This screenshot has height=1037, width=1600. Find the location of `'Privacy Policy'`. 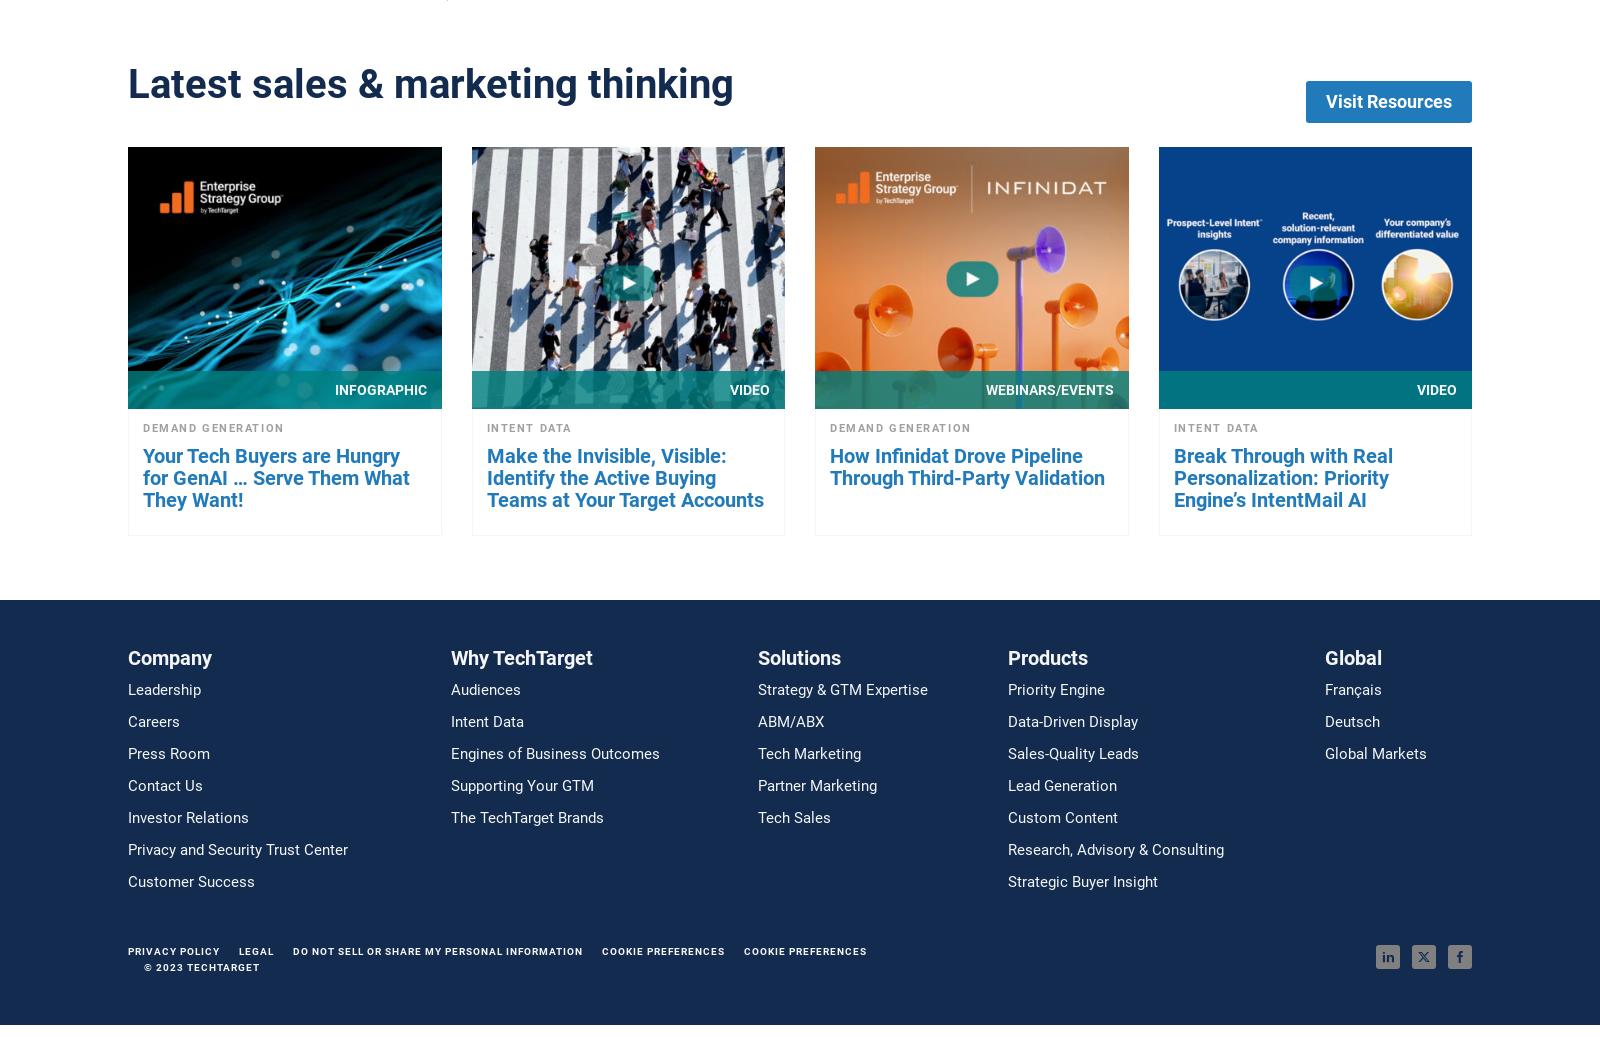

'Privacy Policy' is located at coordinates (173, 950).